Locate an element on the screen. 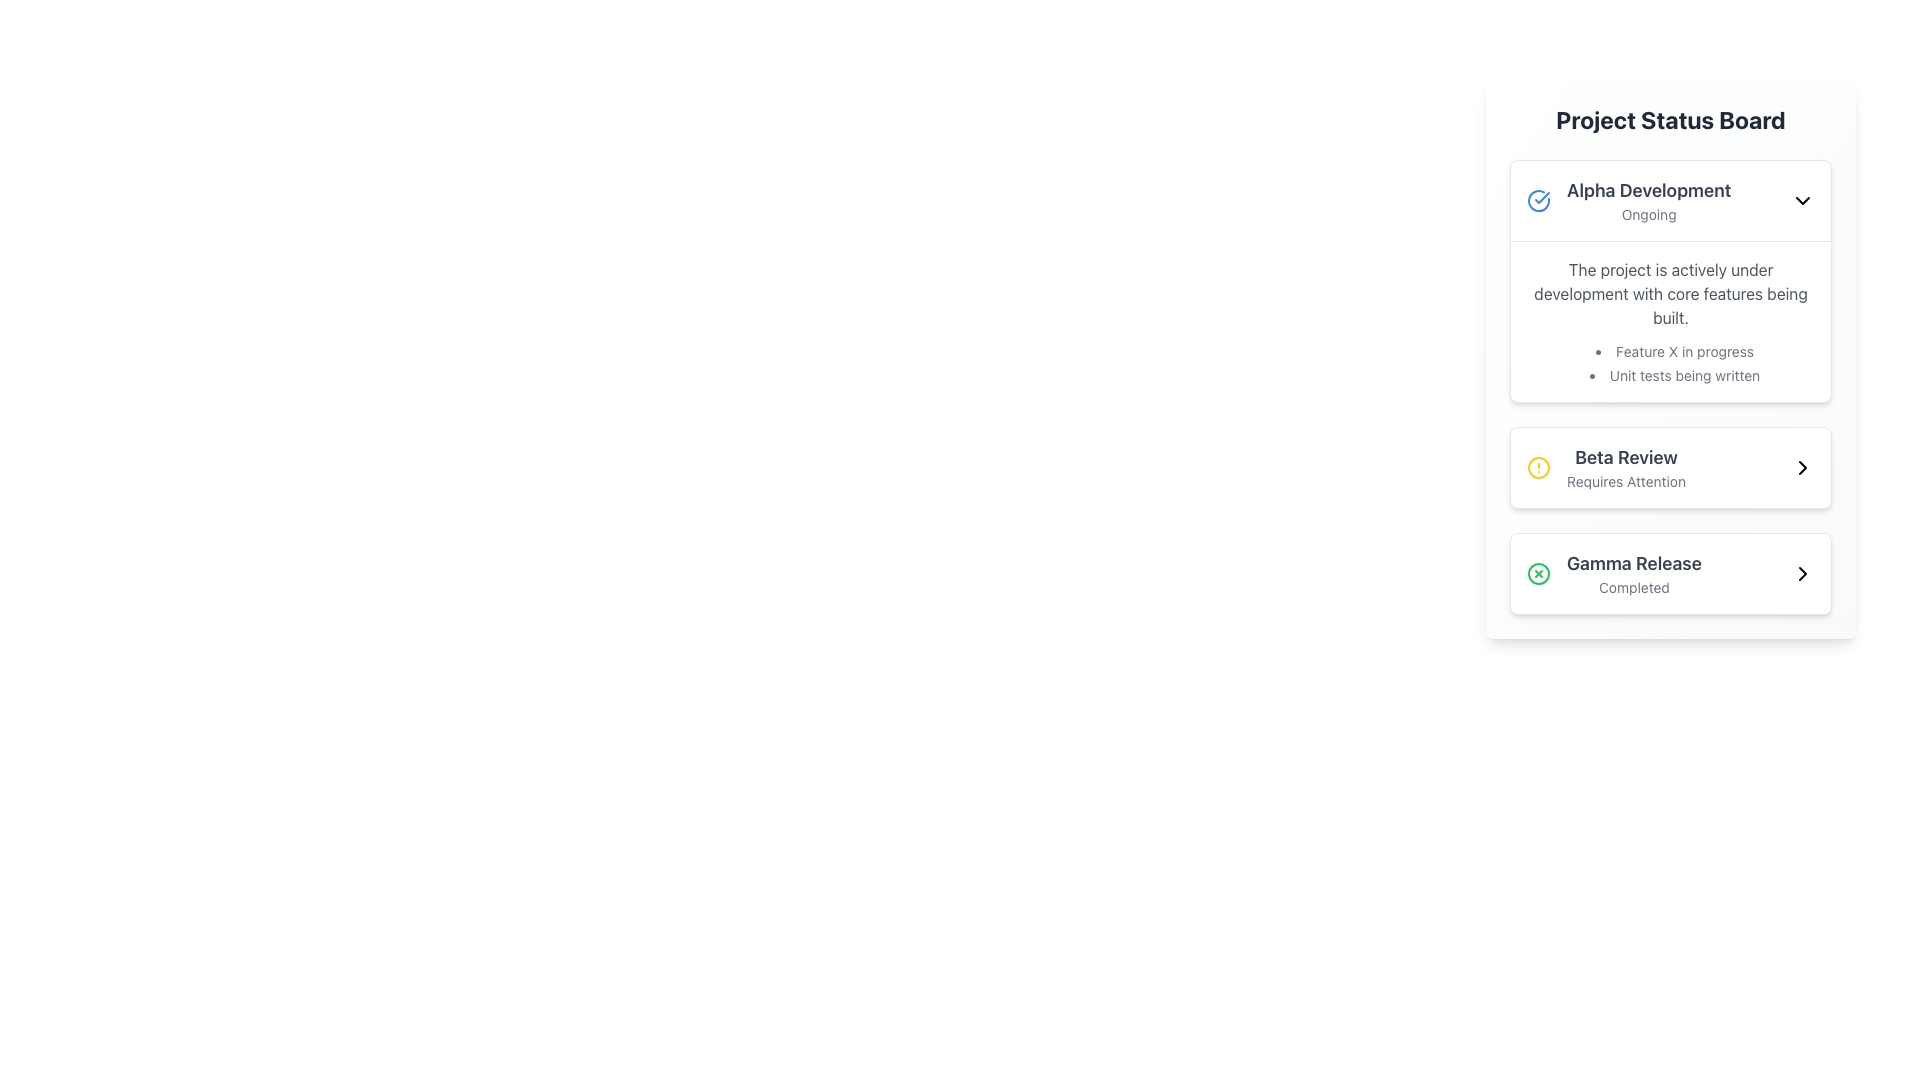 The width and height of the screenshot is (1920, 1080). the 'Alpha Development' text display located in the top-left corner of the 'Project Status Board' section is located at coordinates (1649, 200).